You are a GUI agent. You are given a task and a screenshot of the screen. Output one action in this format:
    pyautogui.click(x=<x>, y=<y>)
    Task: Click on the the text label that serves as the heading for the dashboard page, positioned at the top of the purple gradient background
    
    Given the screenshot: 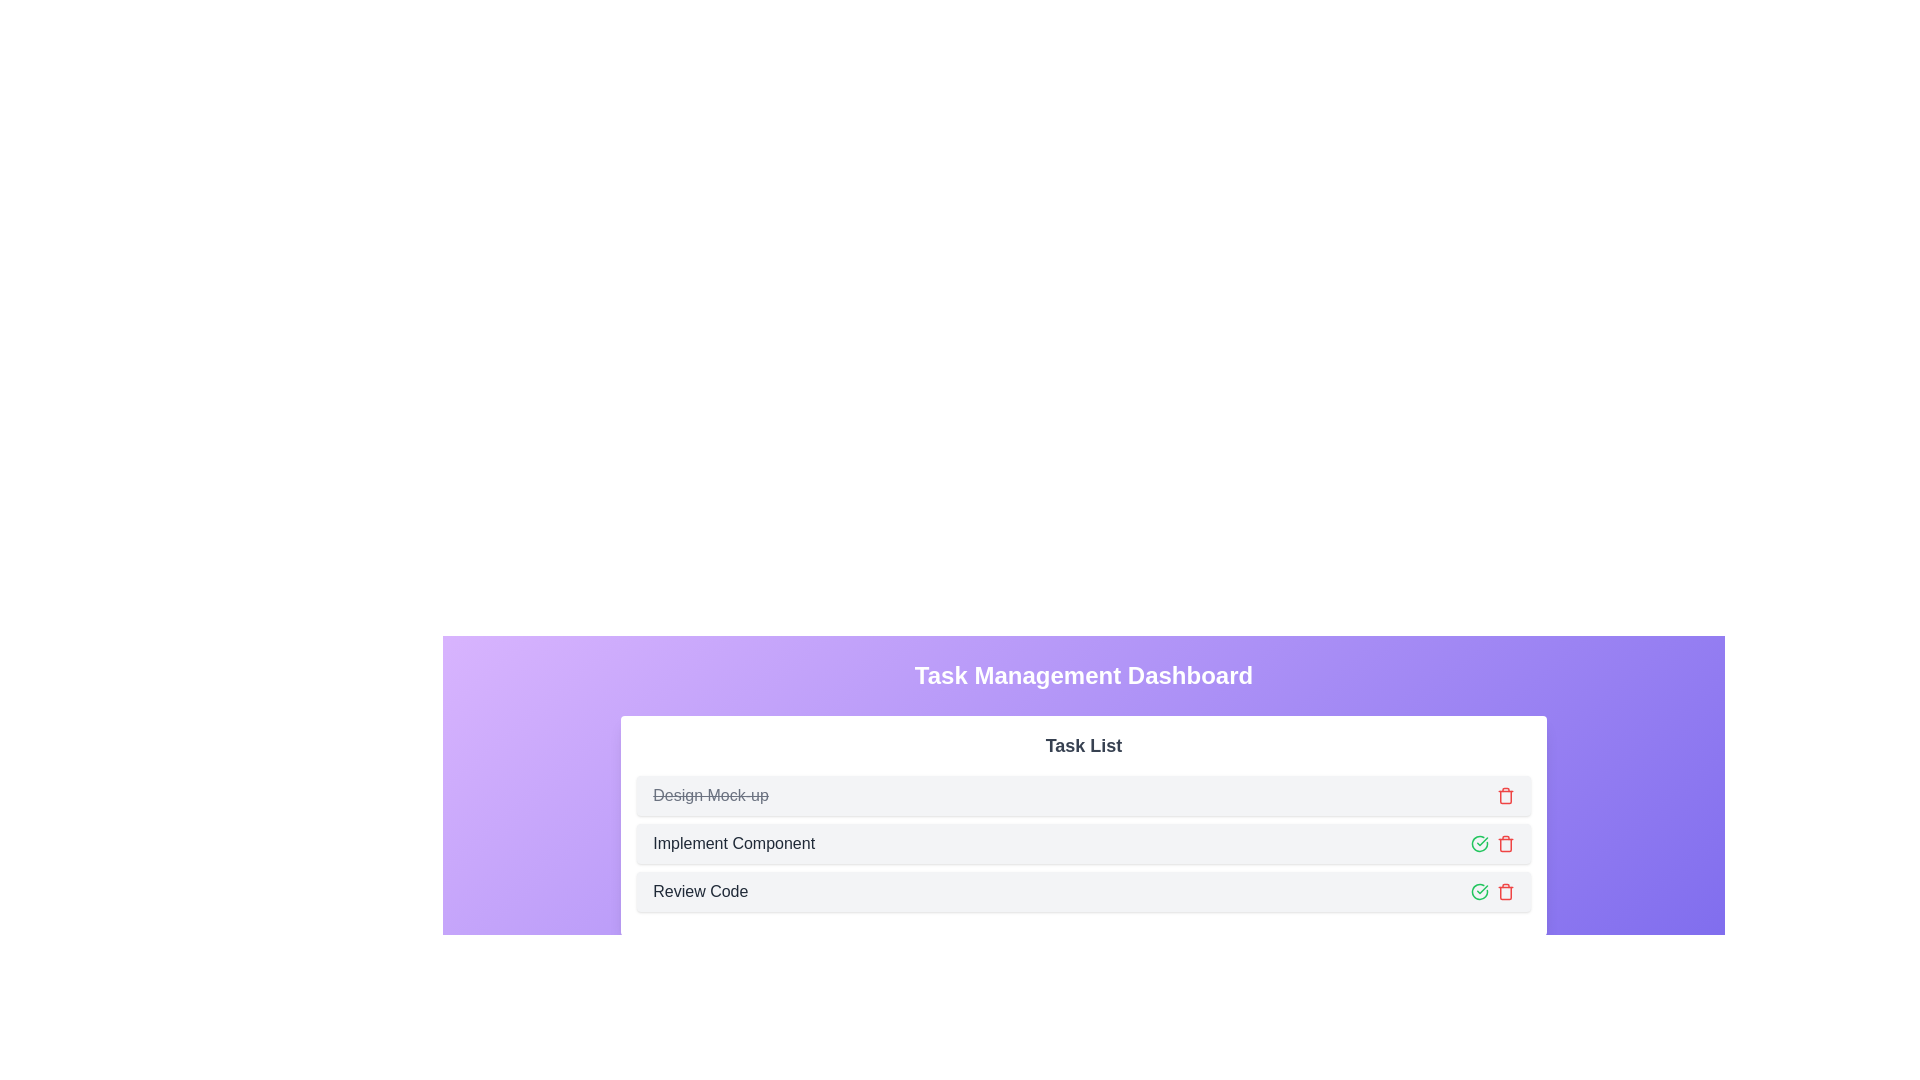 What is the action you would take?
    pyautogui.click(x=1083, y=675)
    